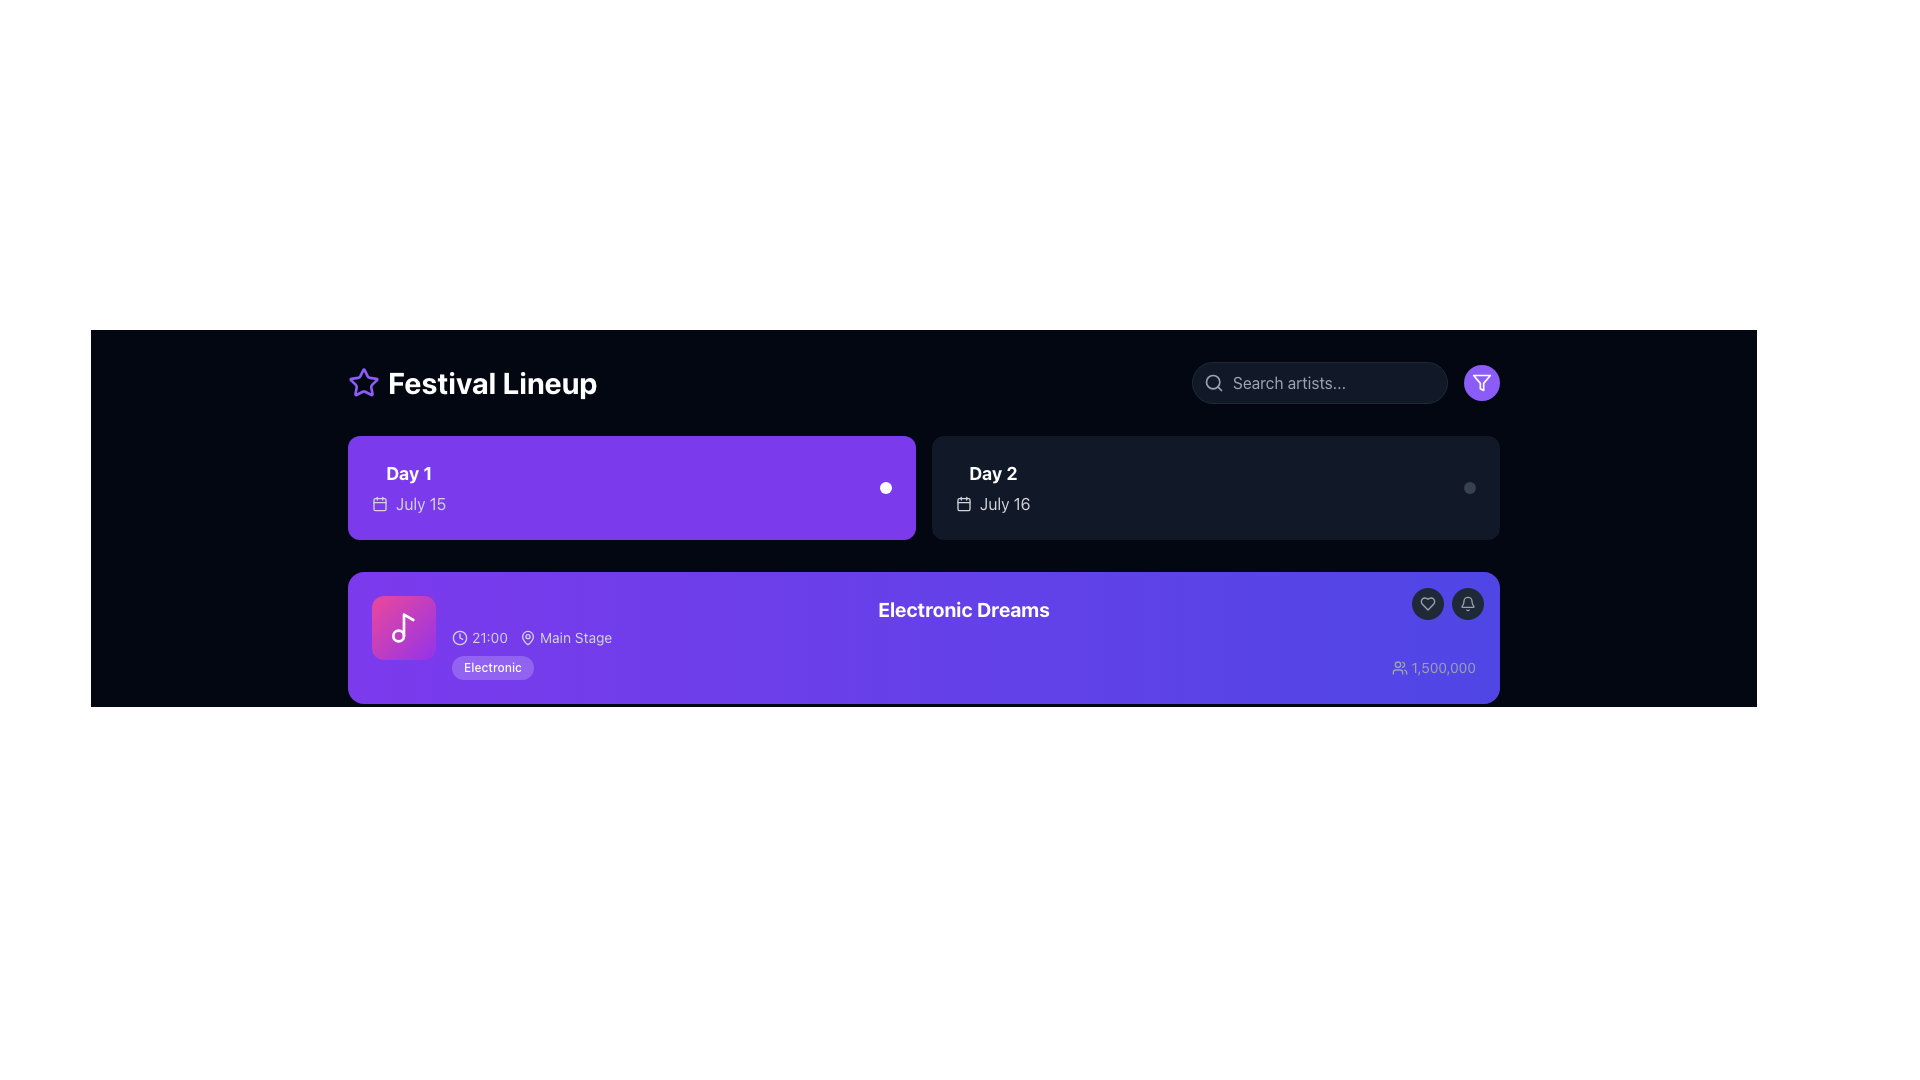 The image size is (1920, 1080). Describe the element at coordinates (993, 503) in the screenshot. I see `the text label displaying the date 'July 16' with a calendar icon to its left, located within the 'Day 2' card below the primary title 'Day 2'` at that location.